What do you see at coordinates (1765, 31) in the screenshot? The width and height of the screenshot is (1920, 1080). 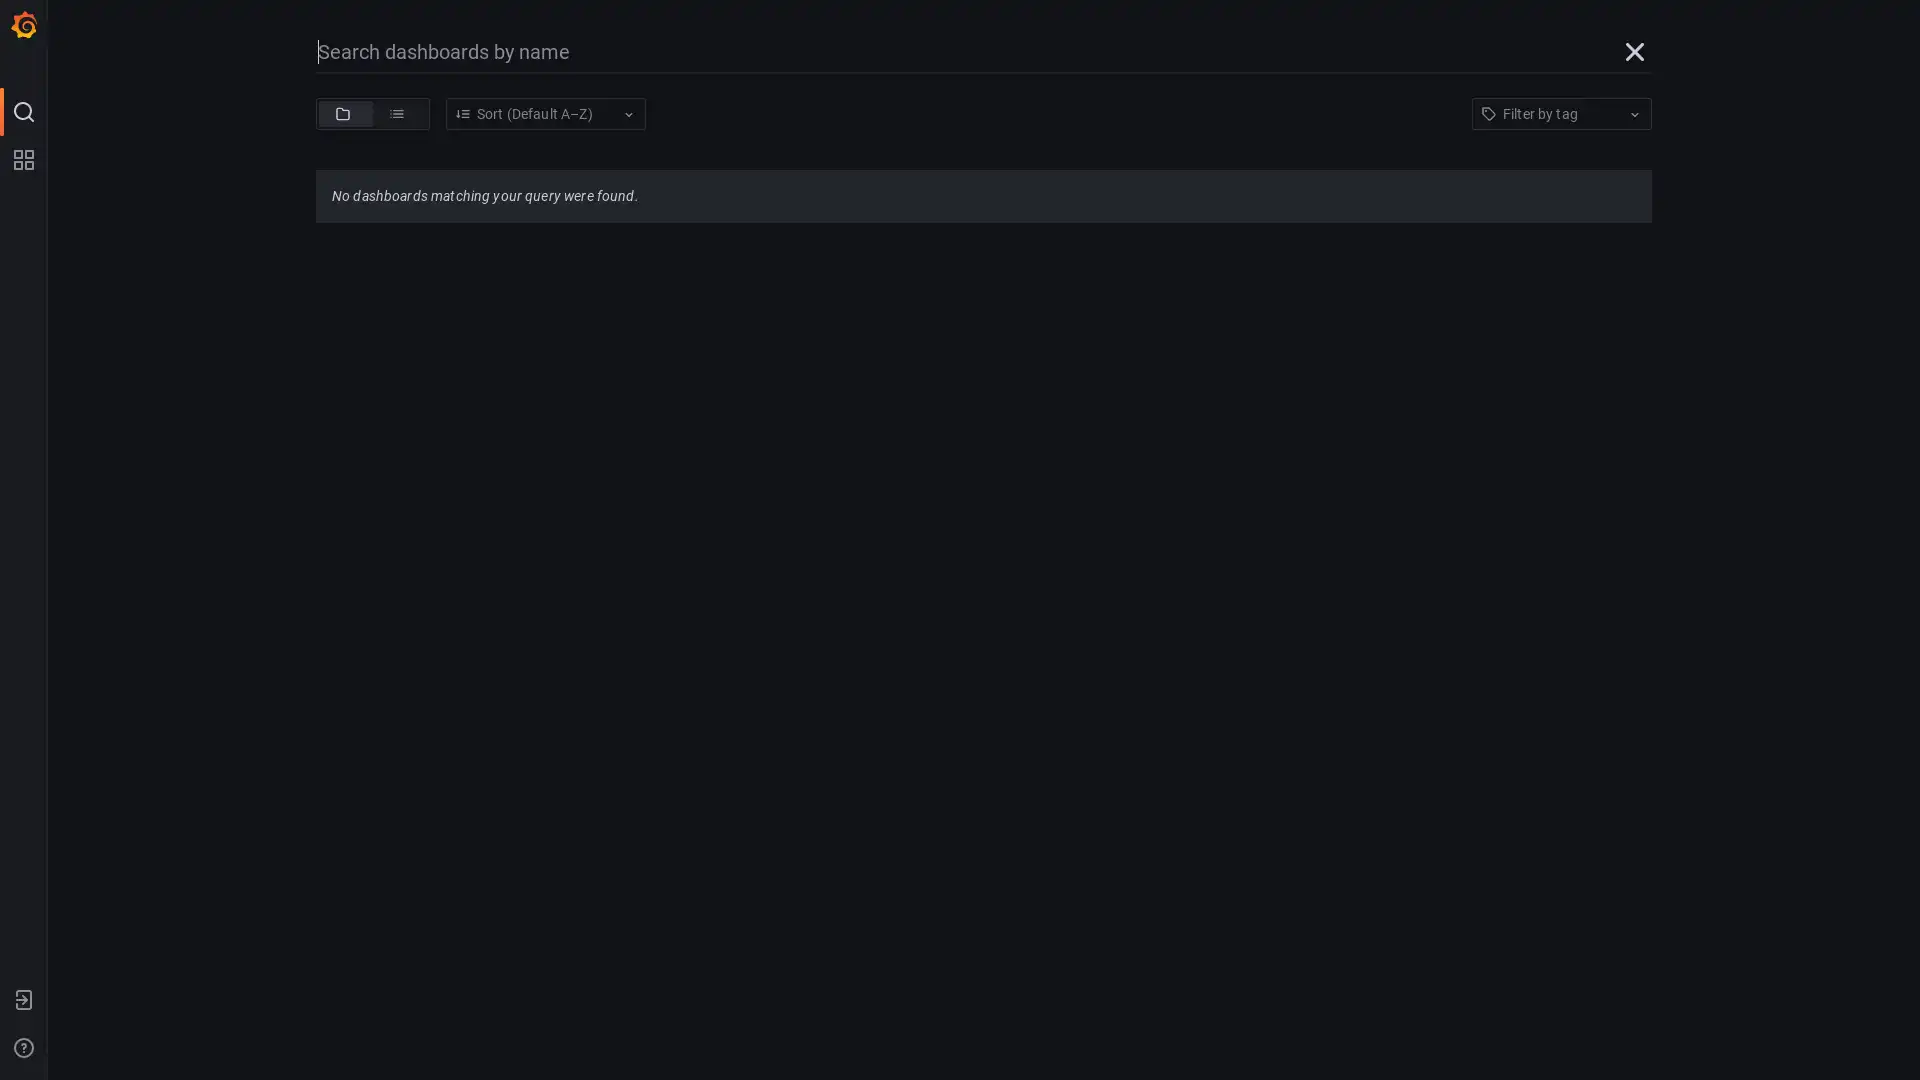 I see `Zoom out time range` at bounding box center [1765, 31].